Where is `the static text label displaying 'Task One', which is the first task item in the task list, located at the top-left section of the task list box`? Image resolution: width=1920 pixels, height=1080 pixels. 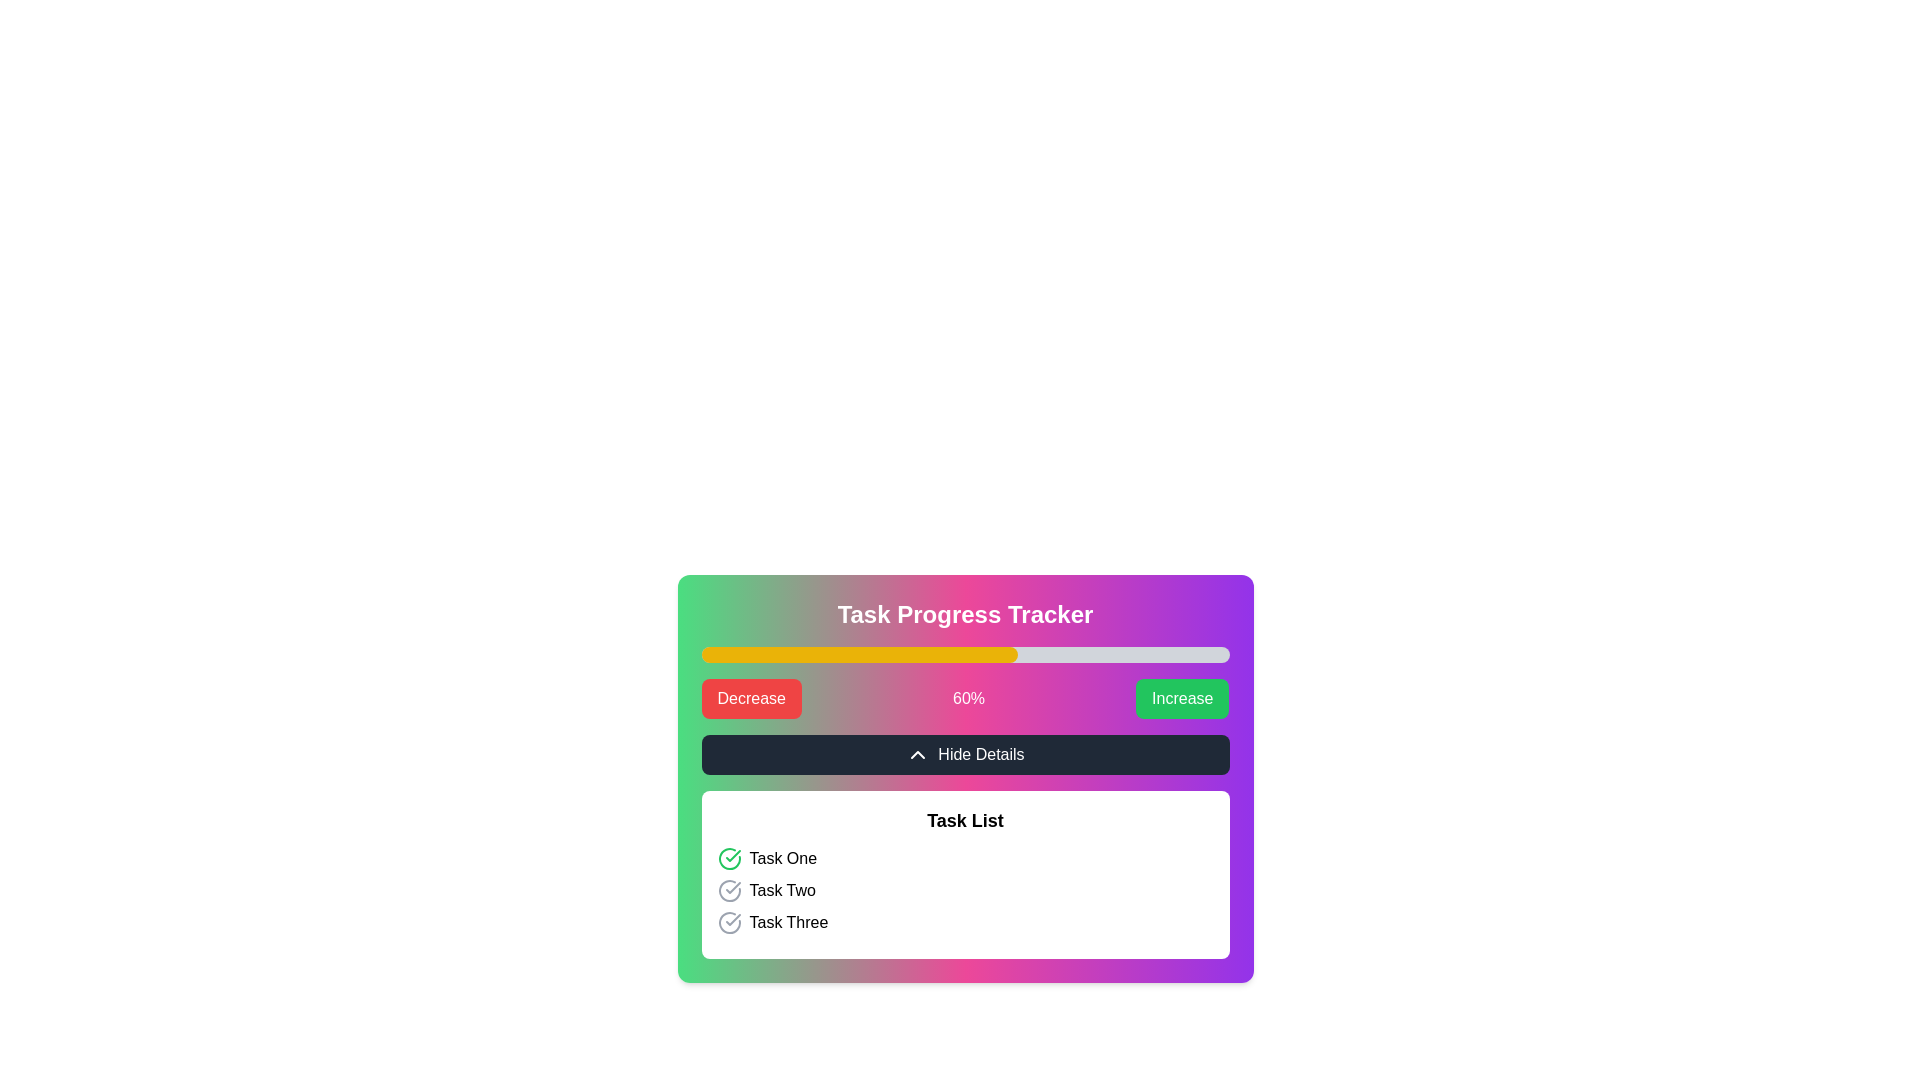
the static text label displaying 'Task One', which is the first task item in the task list, located at the top-left section of the task list box is located at coordinates (782, 858).